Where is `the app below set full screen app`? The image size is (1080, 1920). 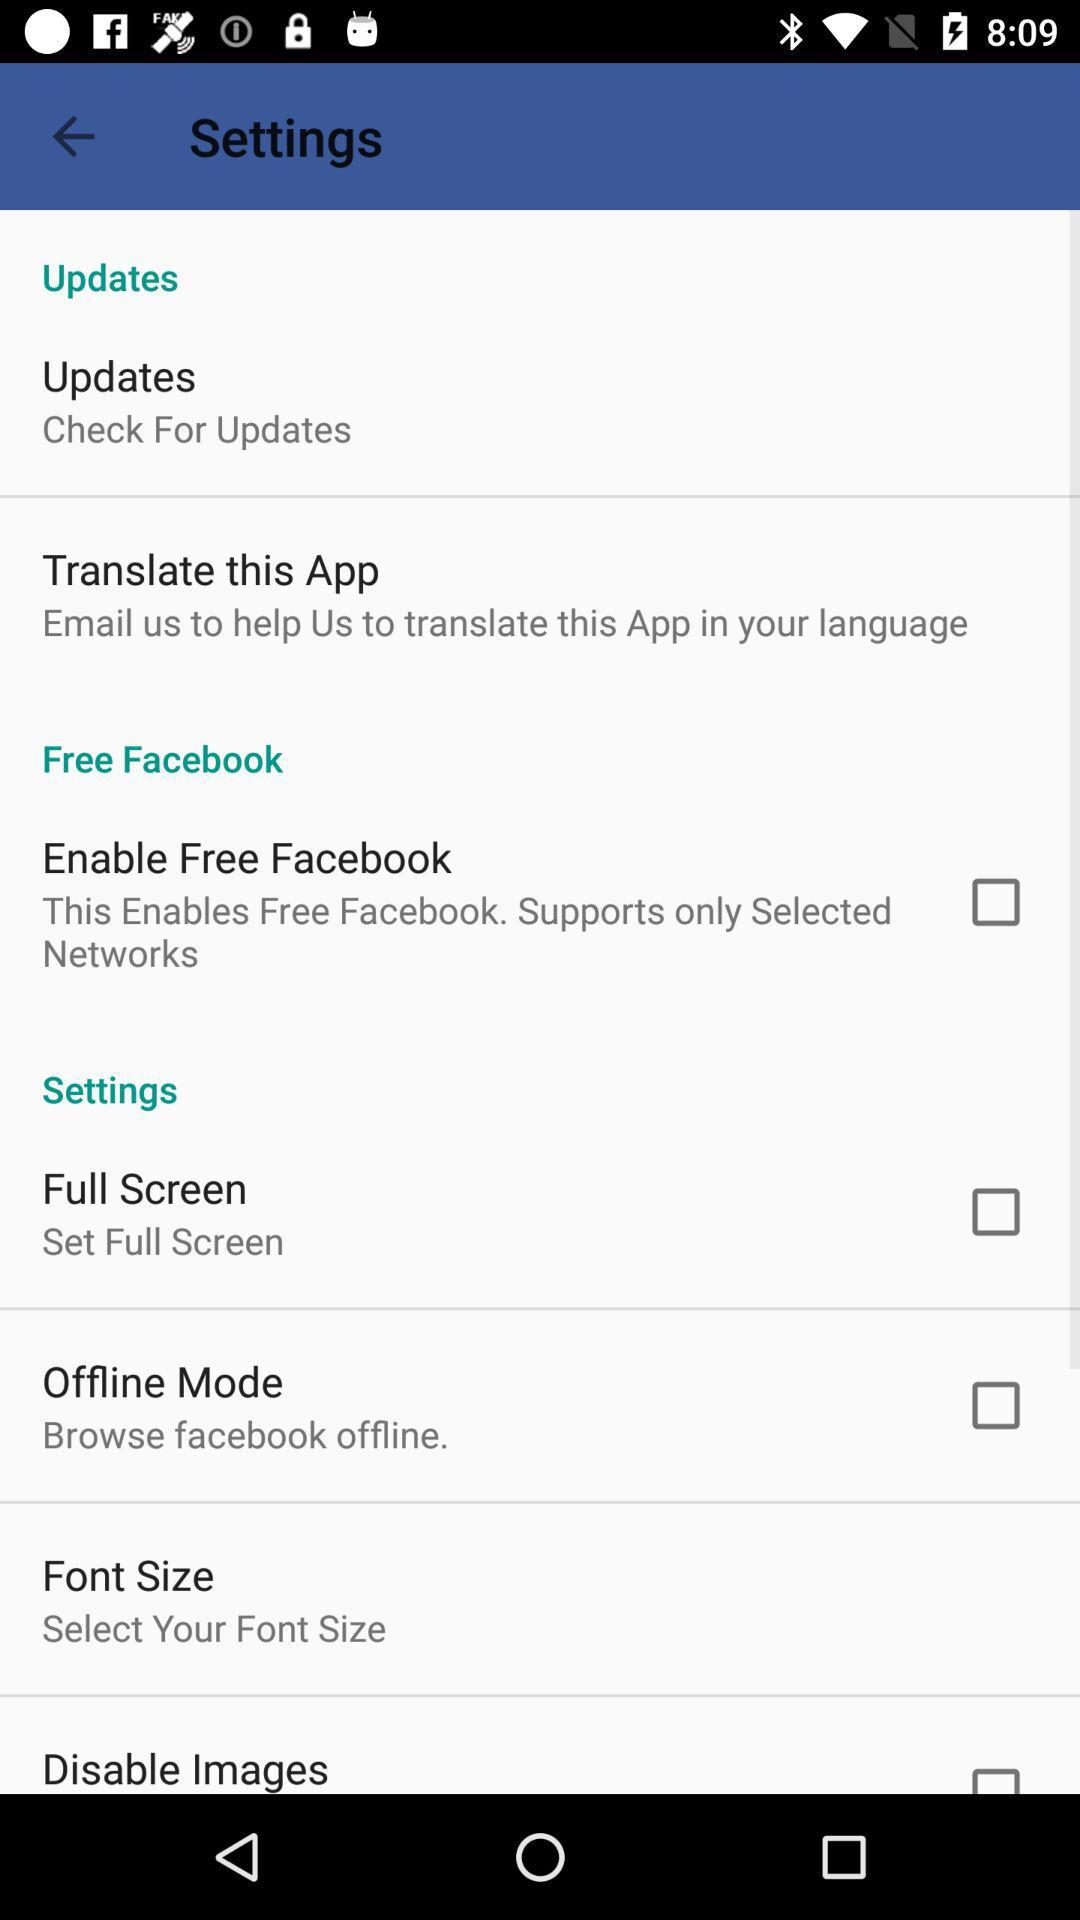 the app below set full screen app is located at coordinates (161, 1379).